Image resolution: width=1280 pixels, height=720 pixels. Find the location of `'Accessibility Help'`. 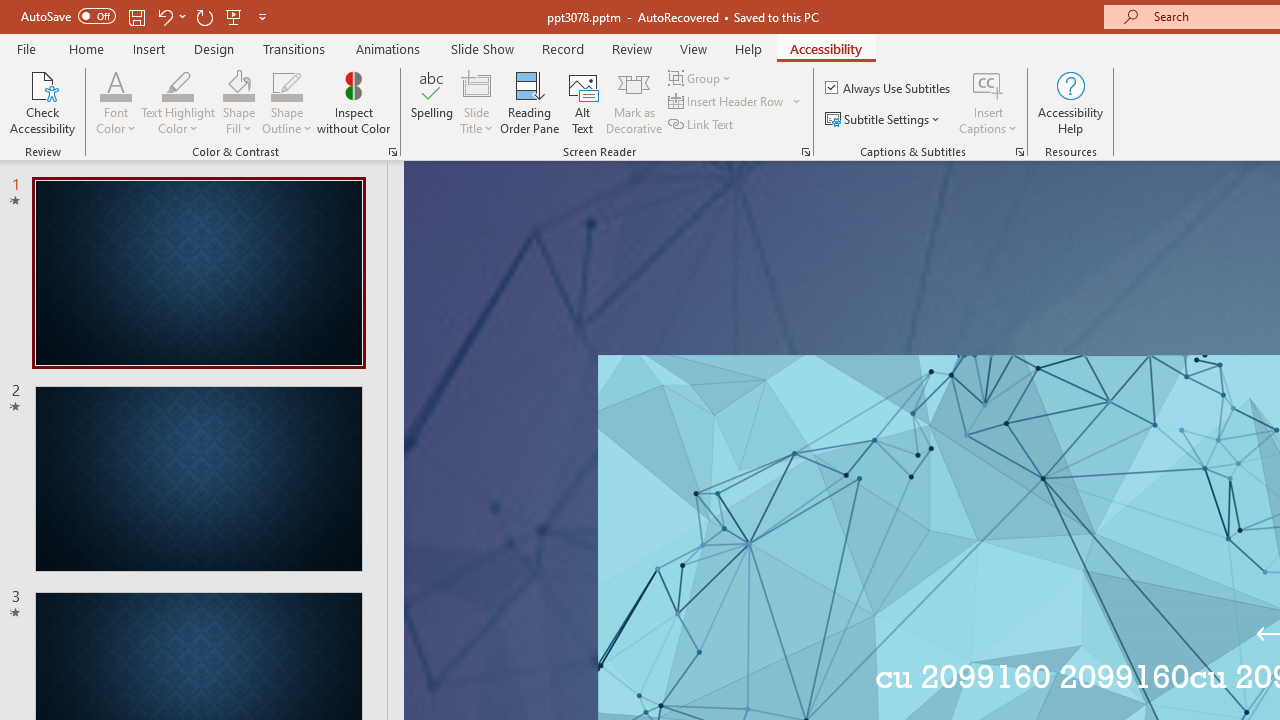

'Accessibility Help' is located at coordinates (1069, 103).